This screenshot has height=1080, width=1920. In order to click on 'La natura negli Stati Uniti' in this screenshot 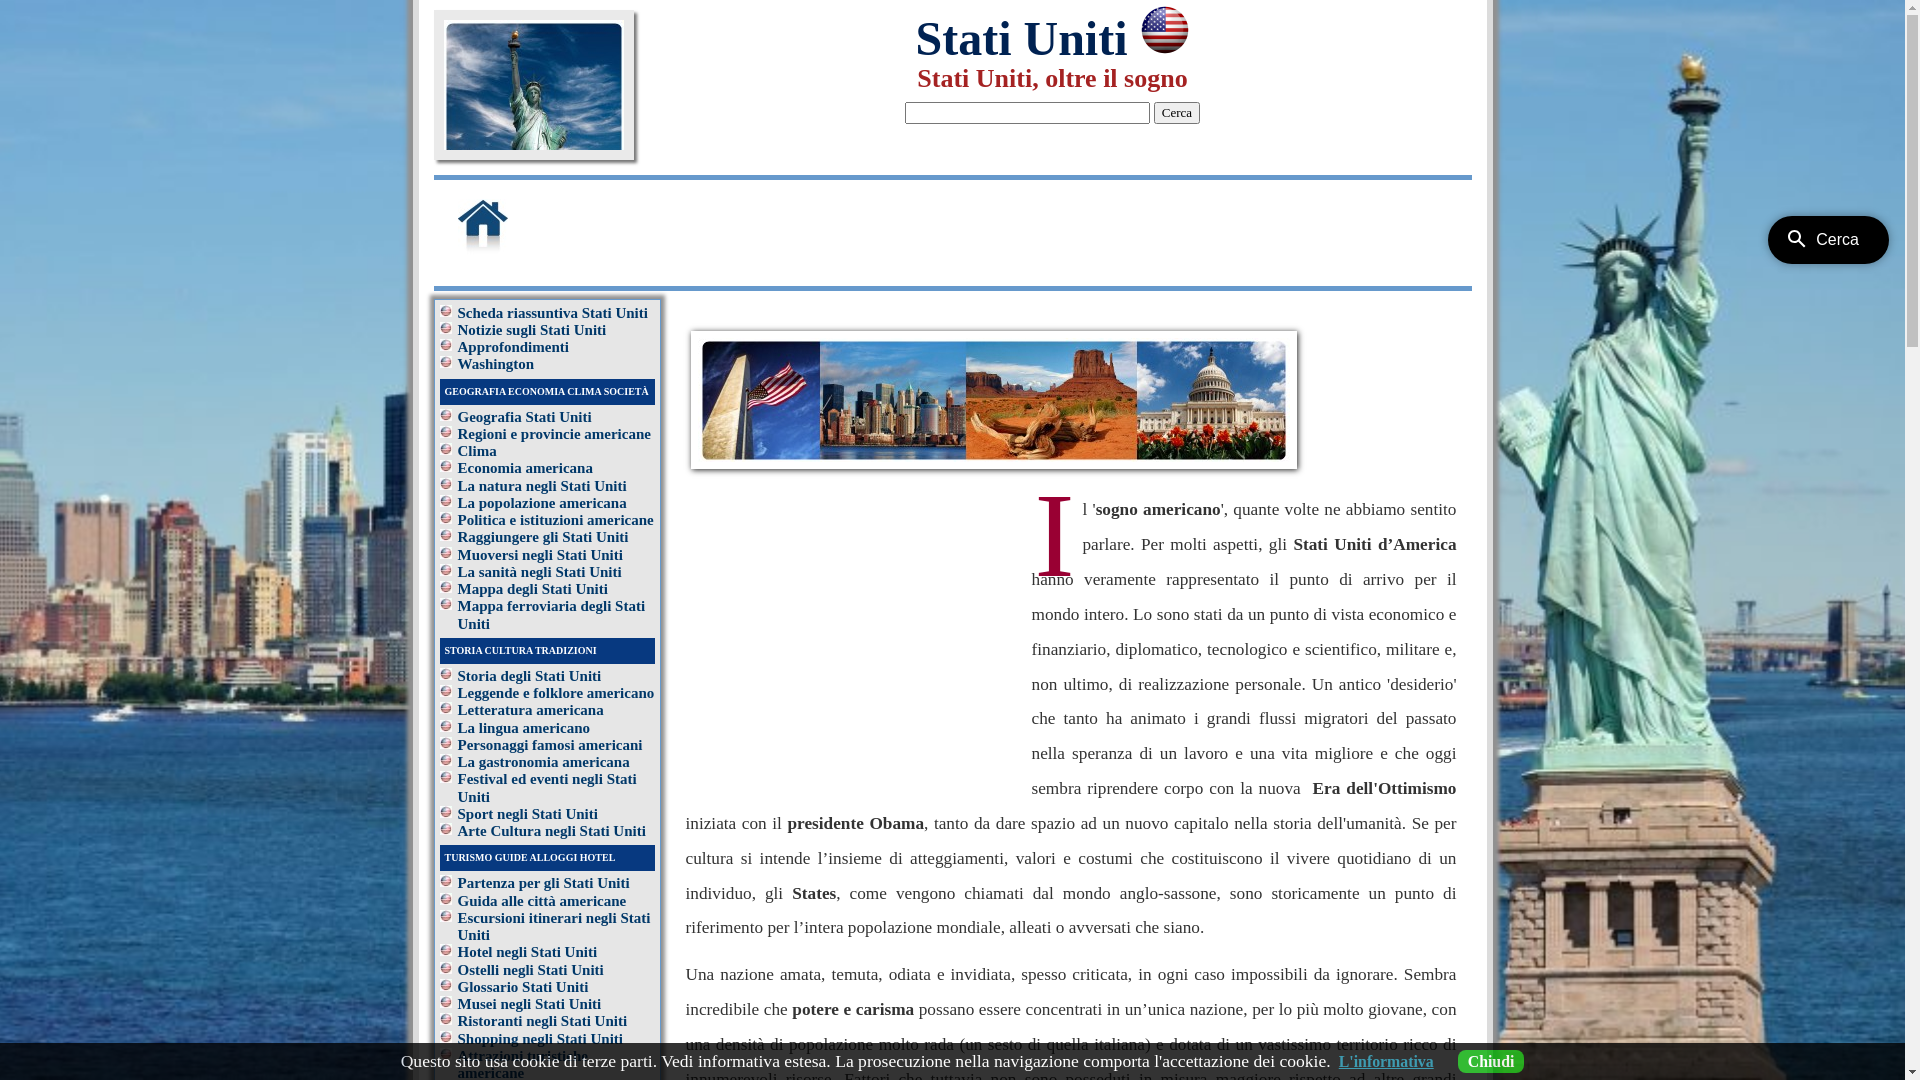, I will do `click(542, 486)`.